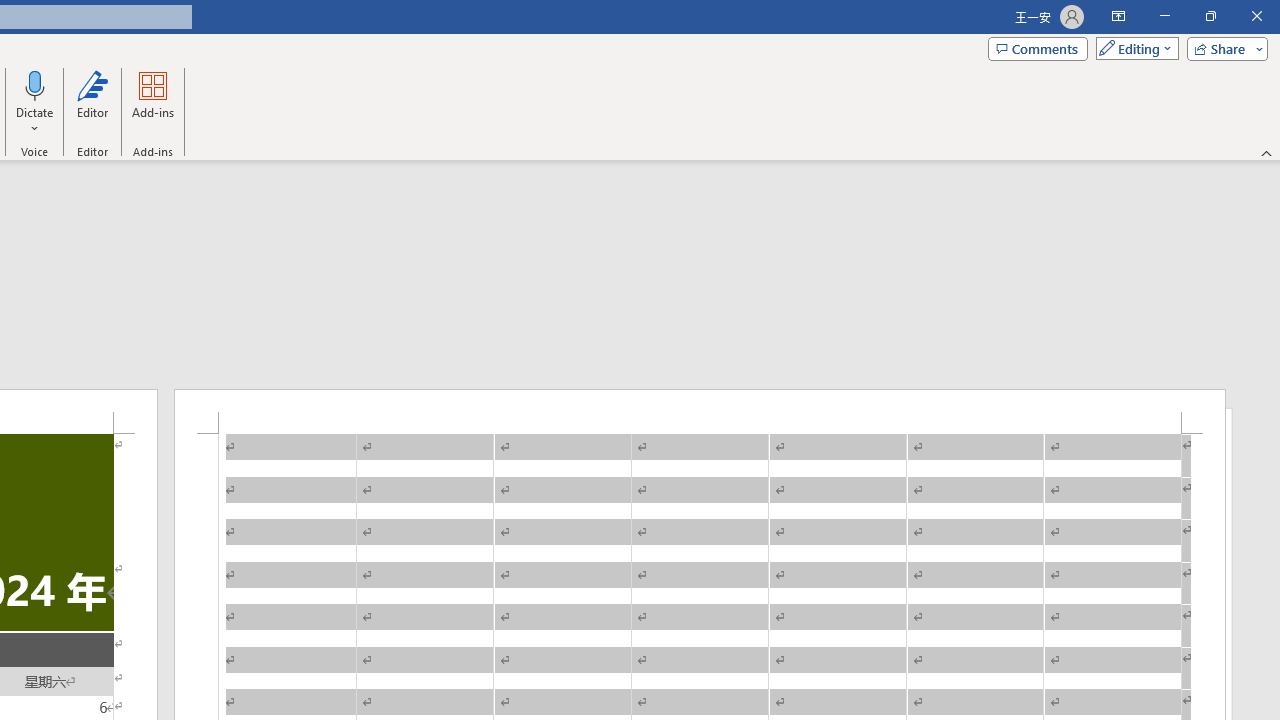 This screenshot has height=720, width=1280. What do you see at coordinates (91, 103) in the screenshot?
I see `'Editor'` at bounding box center [91, 103].